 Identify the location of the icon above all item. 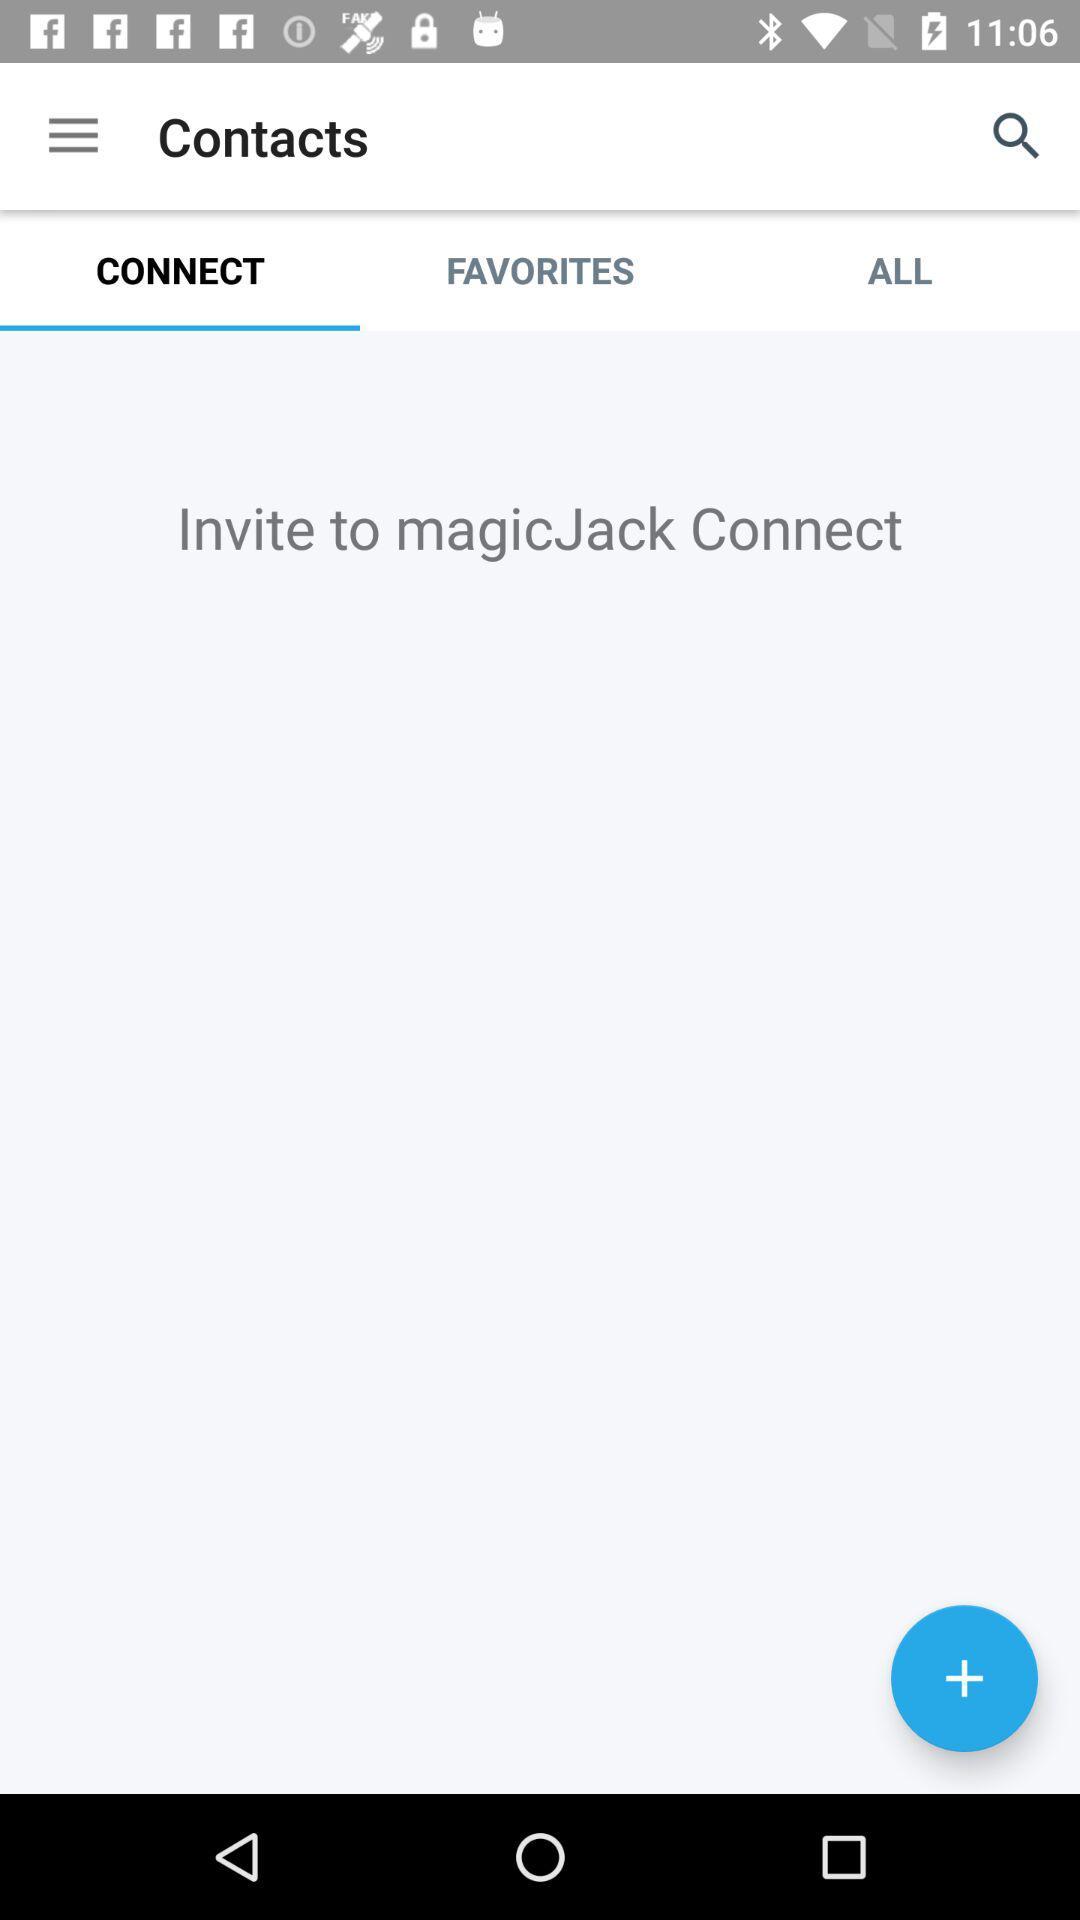
(1017, 135).